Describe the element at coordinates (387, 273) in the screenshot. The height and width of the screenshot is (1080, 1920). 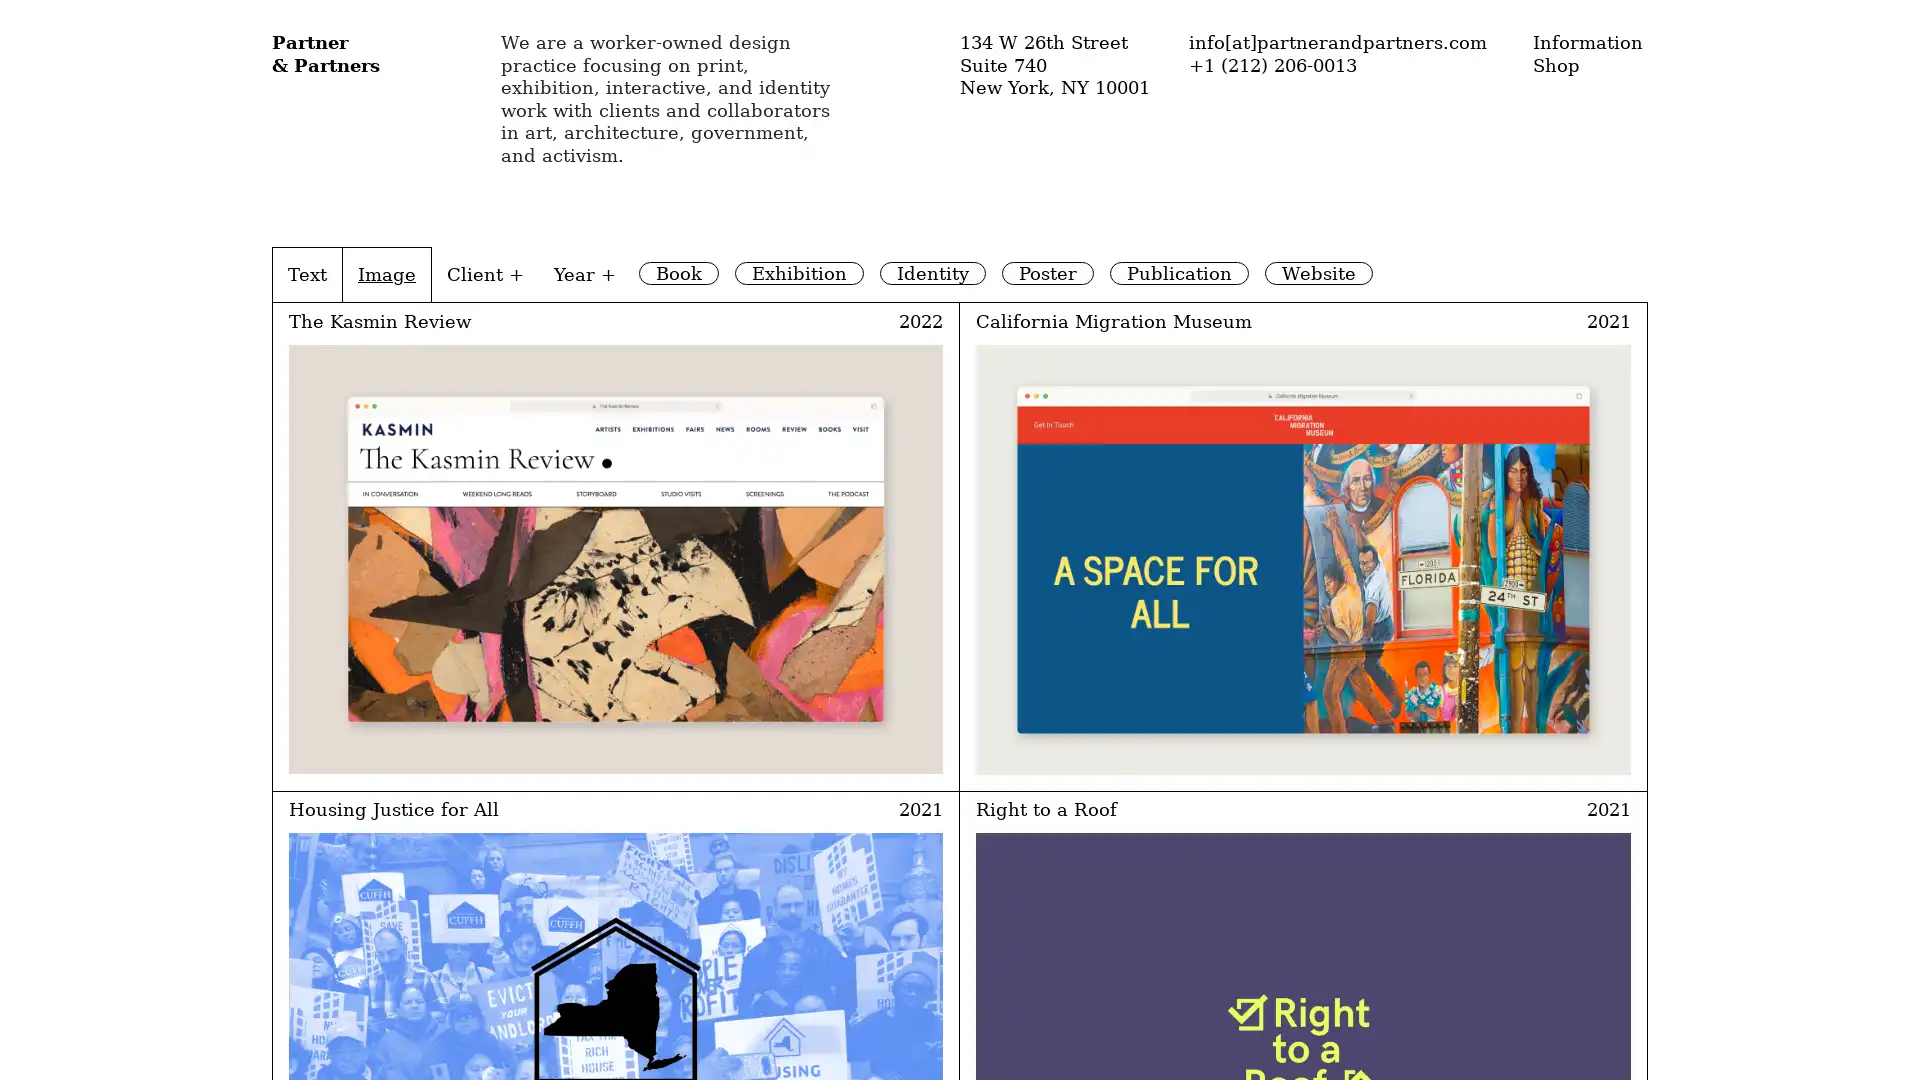
I see `Image` at that location.